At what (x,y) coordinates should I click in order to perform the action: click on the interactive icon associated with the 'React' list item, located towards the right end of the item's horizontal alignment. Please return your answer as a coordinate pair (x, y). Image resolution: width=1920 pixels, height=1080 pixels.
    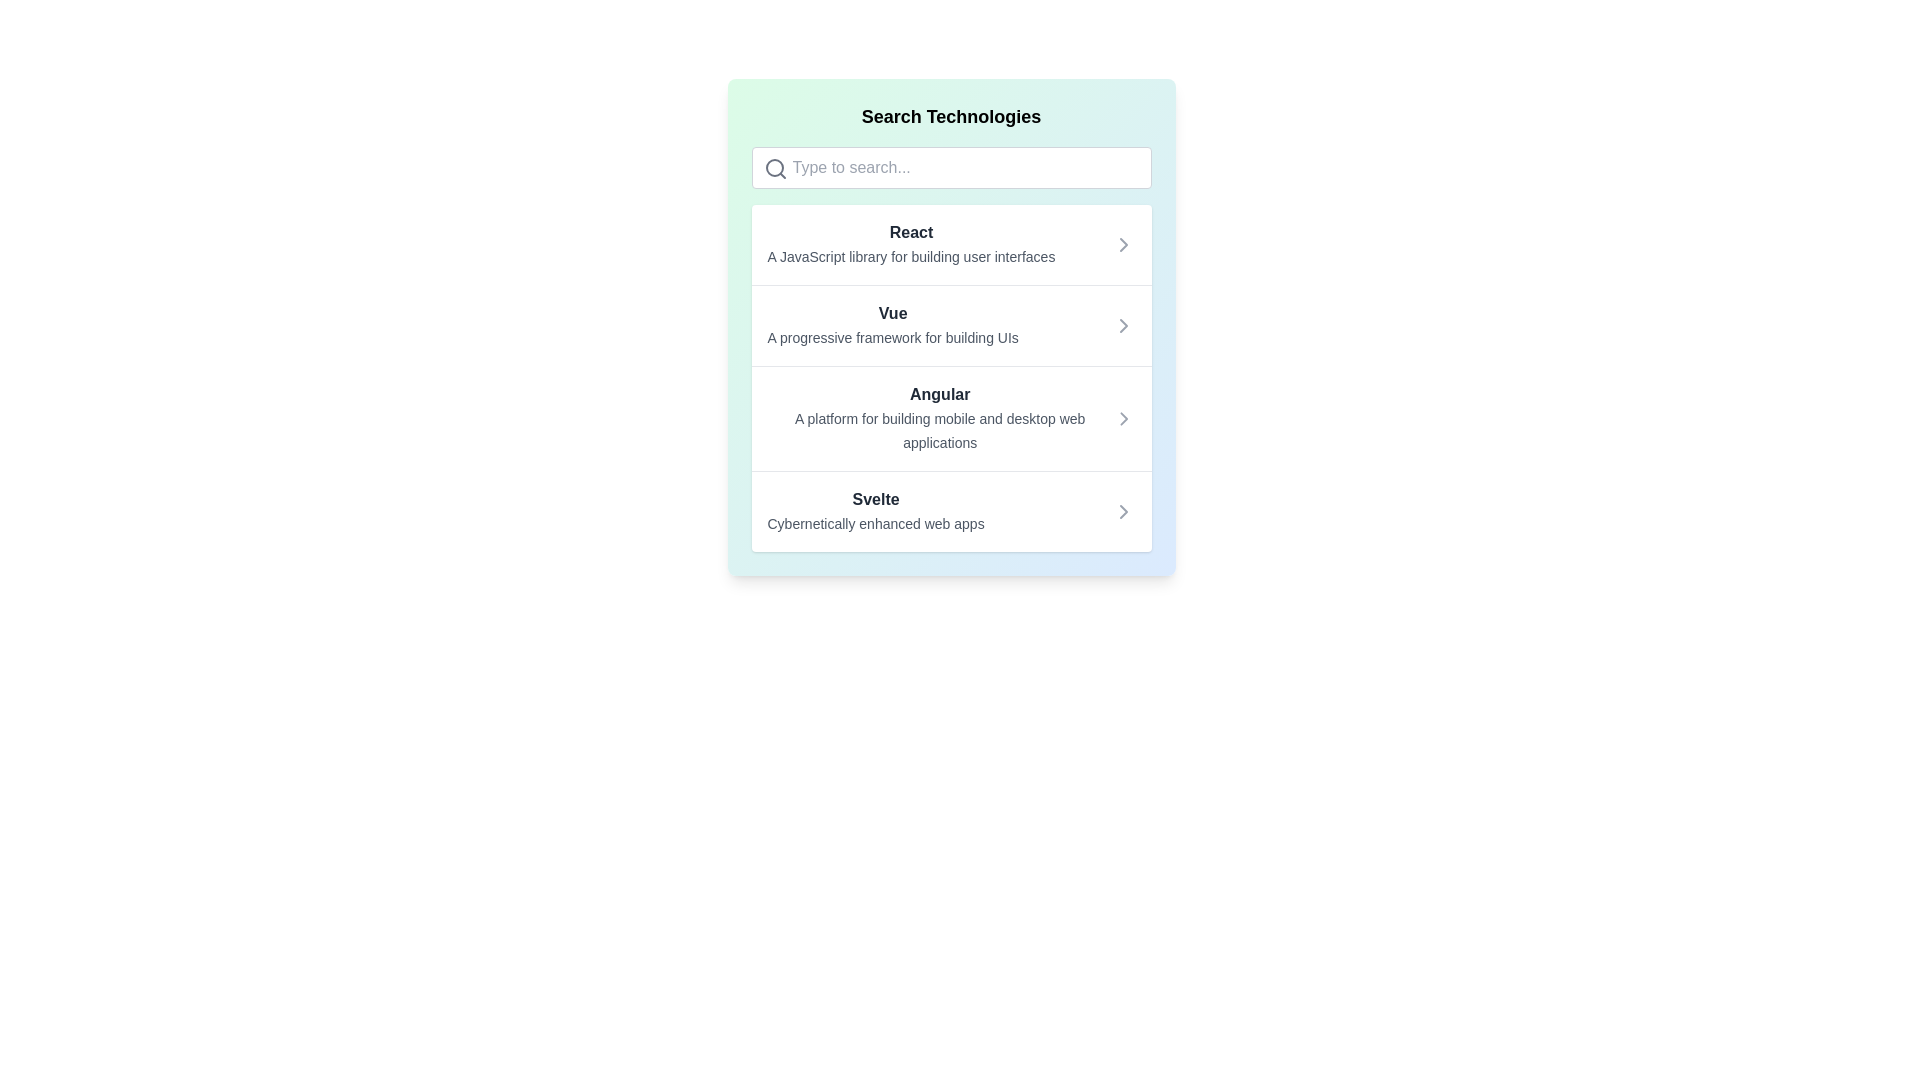
    Looking at the image, I should click on (1123, 244).